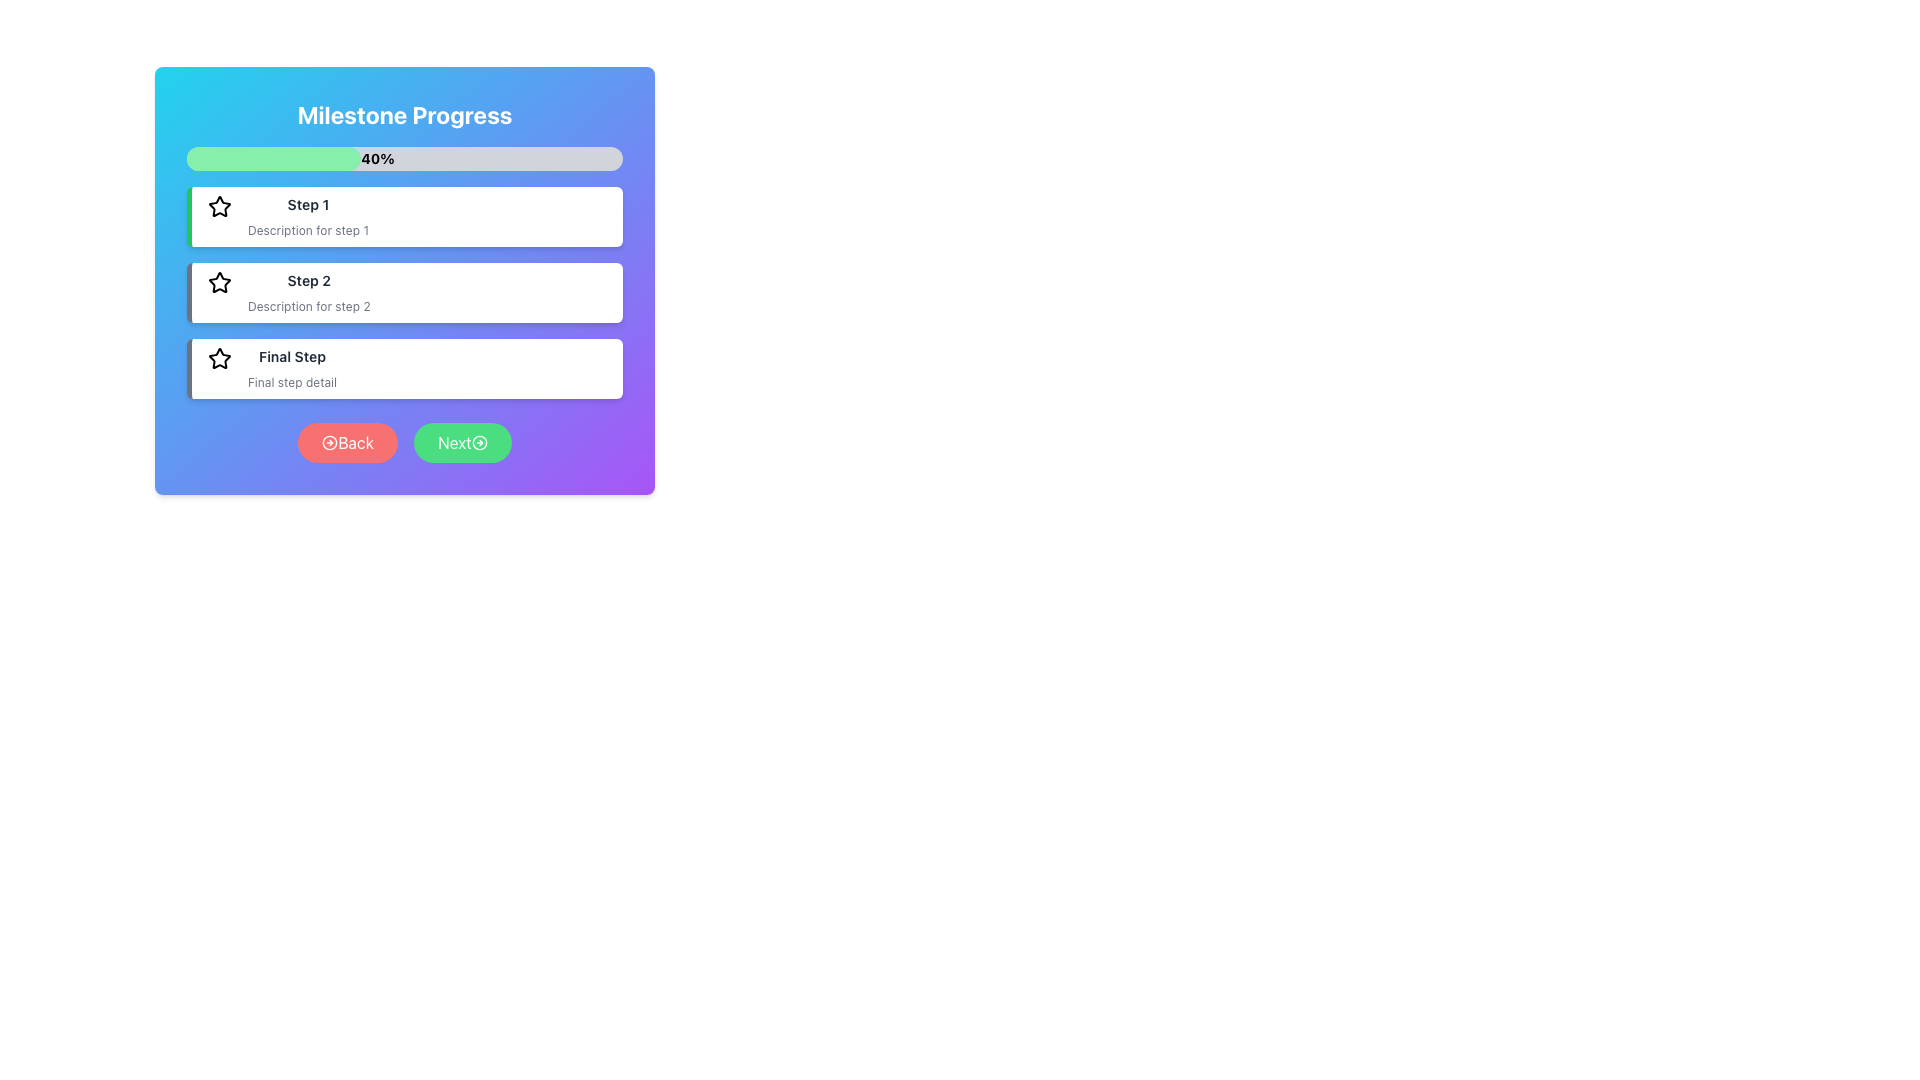 This screenshot has width=1920, height=1080. What do you see at coordinates (403, 293) in the screenshot?
I see `the center of the List Item displaying 'Step 2'` at bounding box center [403, 293].